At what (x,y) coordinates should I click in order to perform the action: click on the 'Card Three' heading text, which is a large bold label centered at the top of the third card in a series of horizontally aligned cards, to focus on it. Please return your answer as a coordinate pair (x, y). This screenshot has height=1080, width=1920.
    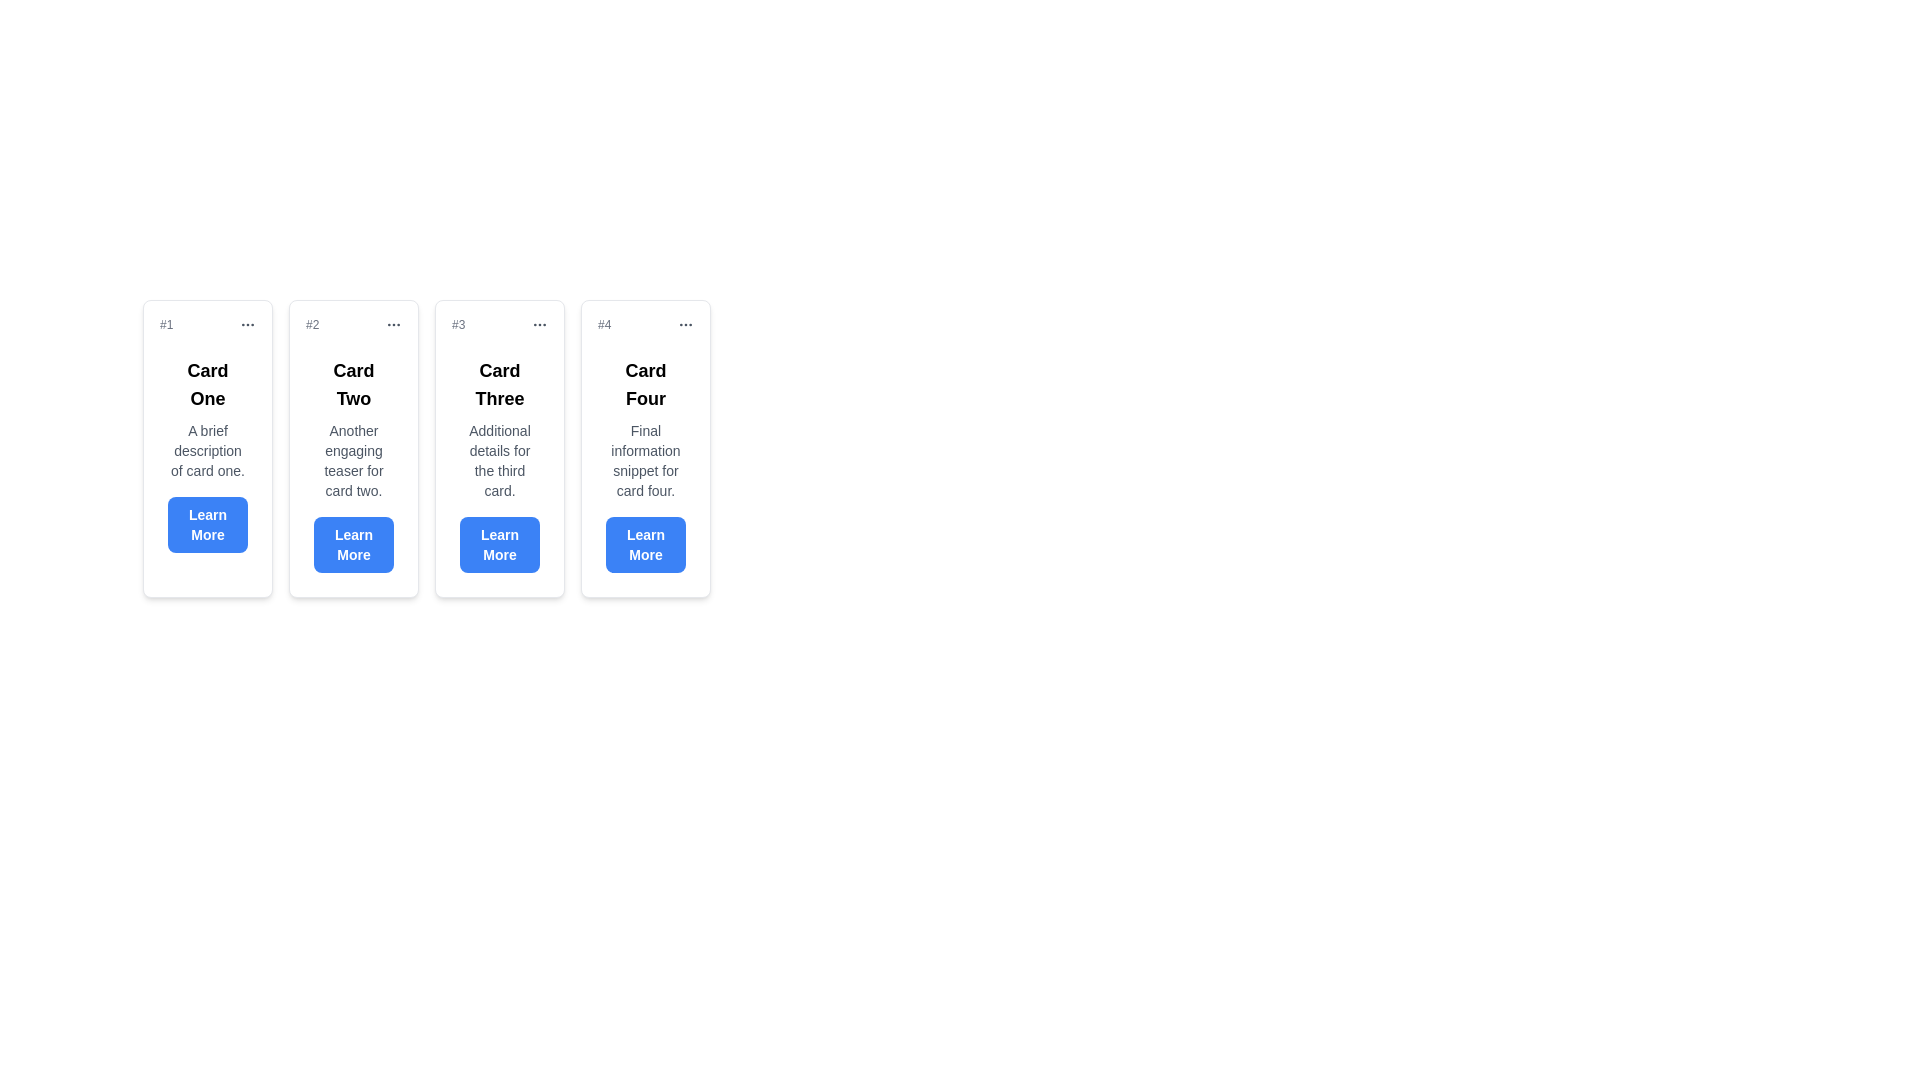
    Looking at the image, I should click on (499, 385).